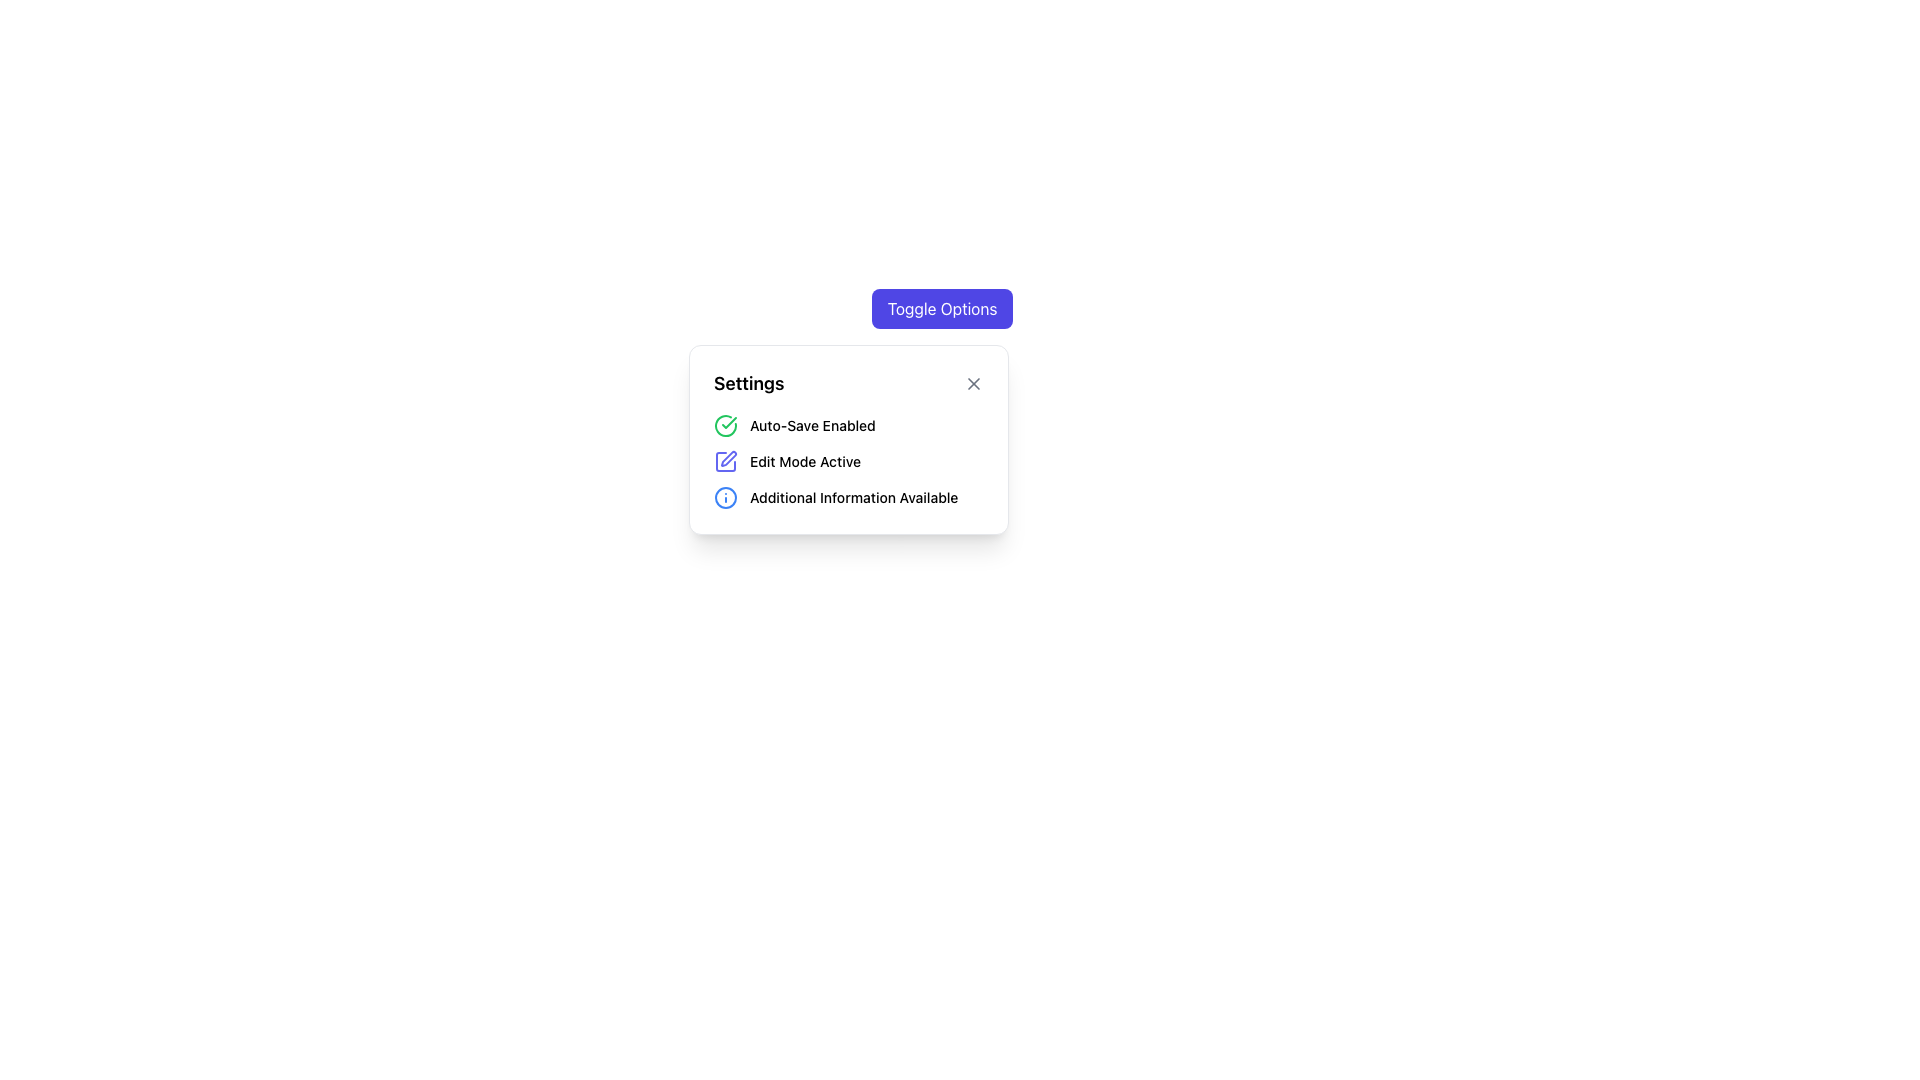 The image size is (1920, 1080). What do you see at coordinates (849, 496) in the screenshot?
I see `the non-interactive Text Label with Icon located below the 'Edit Mode Active' row in the settings panel` at bounding box center [849, 496].